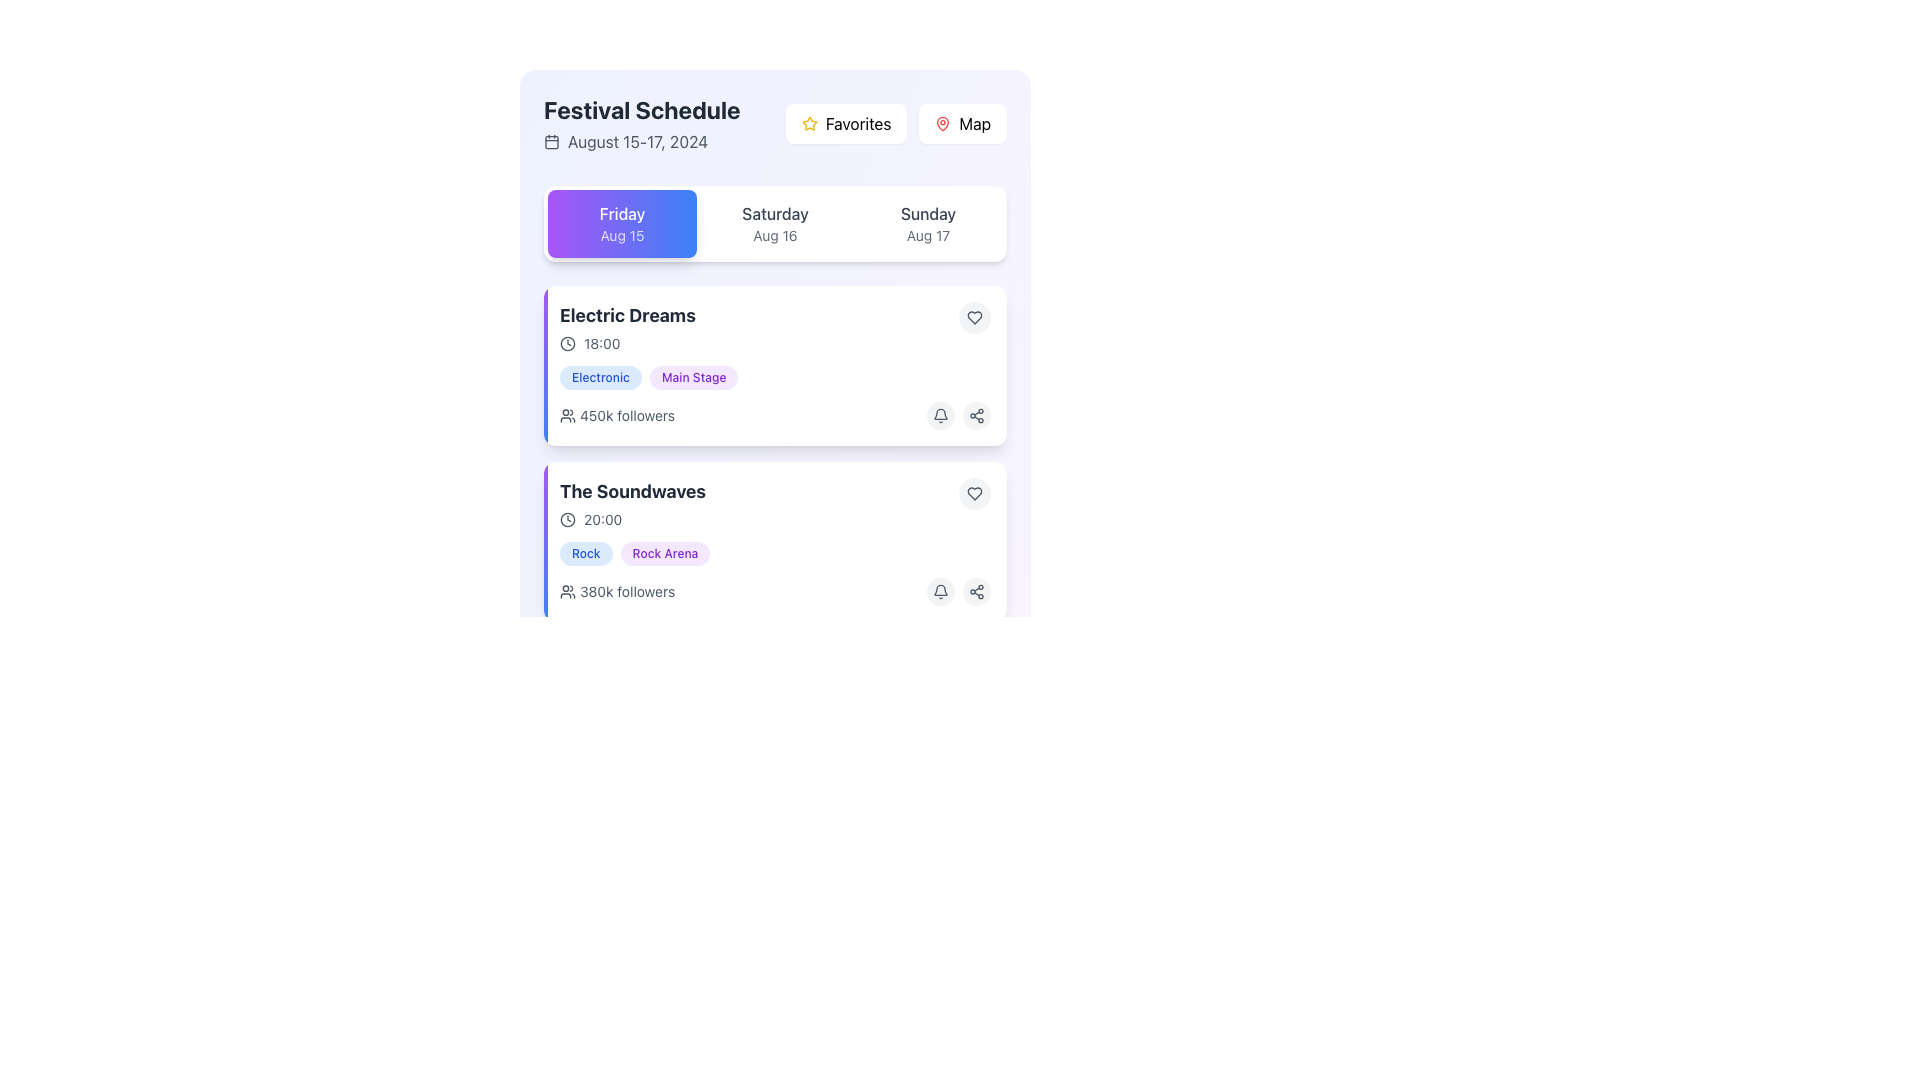 The image size is (1920, 1080). Describe the element at coordinates (774, 326) in the screenshot. I see `the Information Display - Event Title and Time, which shows the scheduled event's title and starting time, located near the upper-left corner of the 'Festival Schedule' interface` at that location.